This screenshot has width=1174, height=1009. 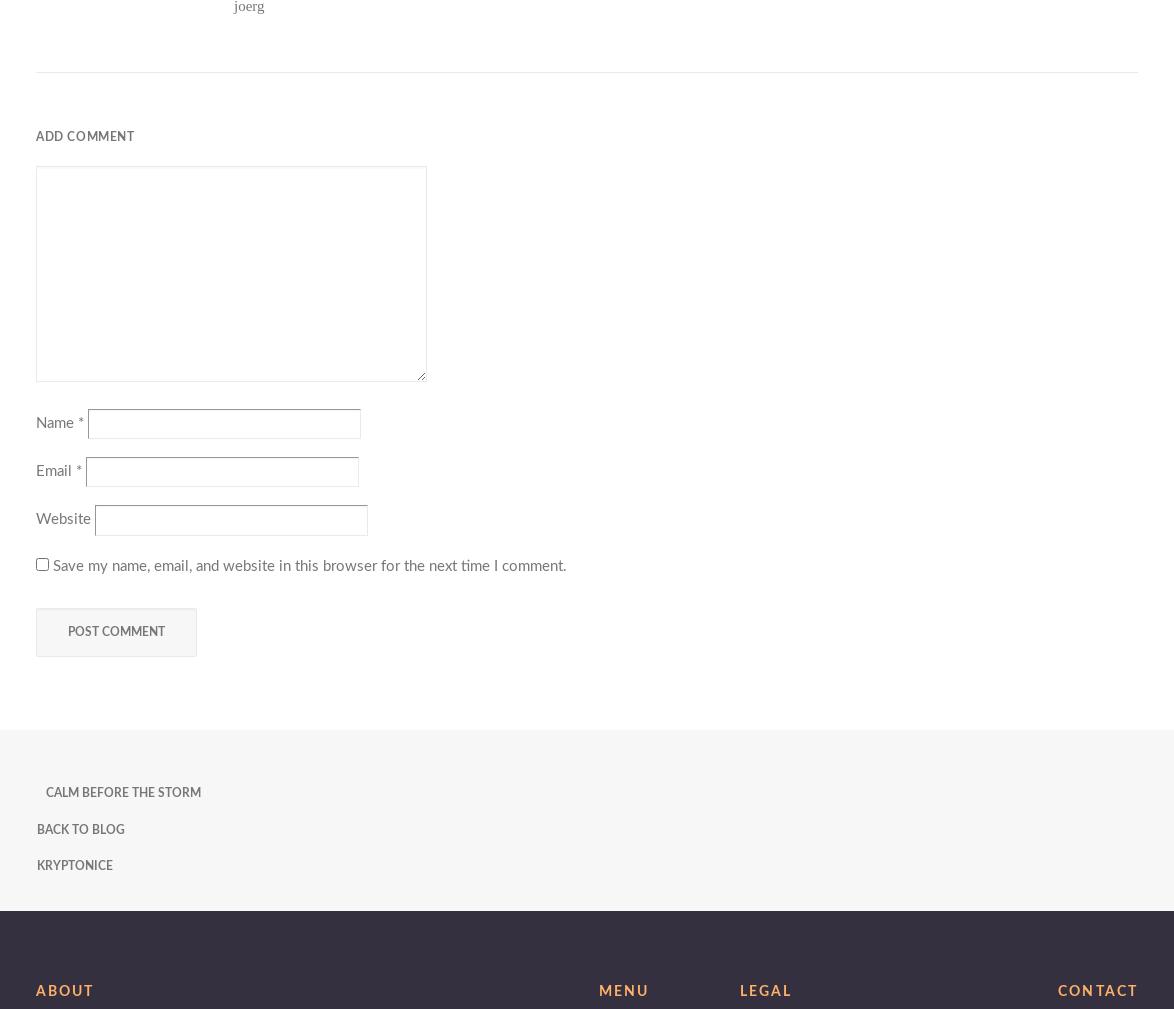 I want to click on 'Menu', so click(x=623, y=992).